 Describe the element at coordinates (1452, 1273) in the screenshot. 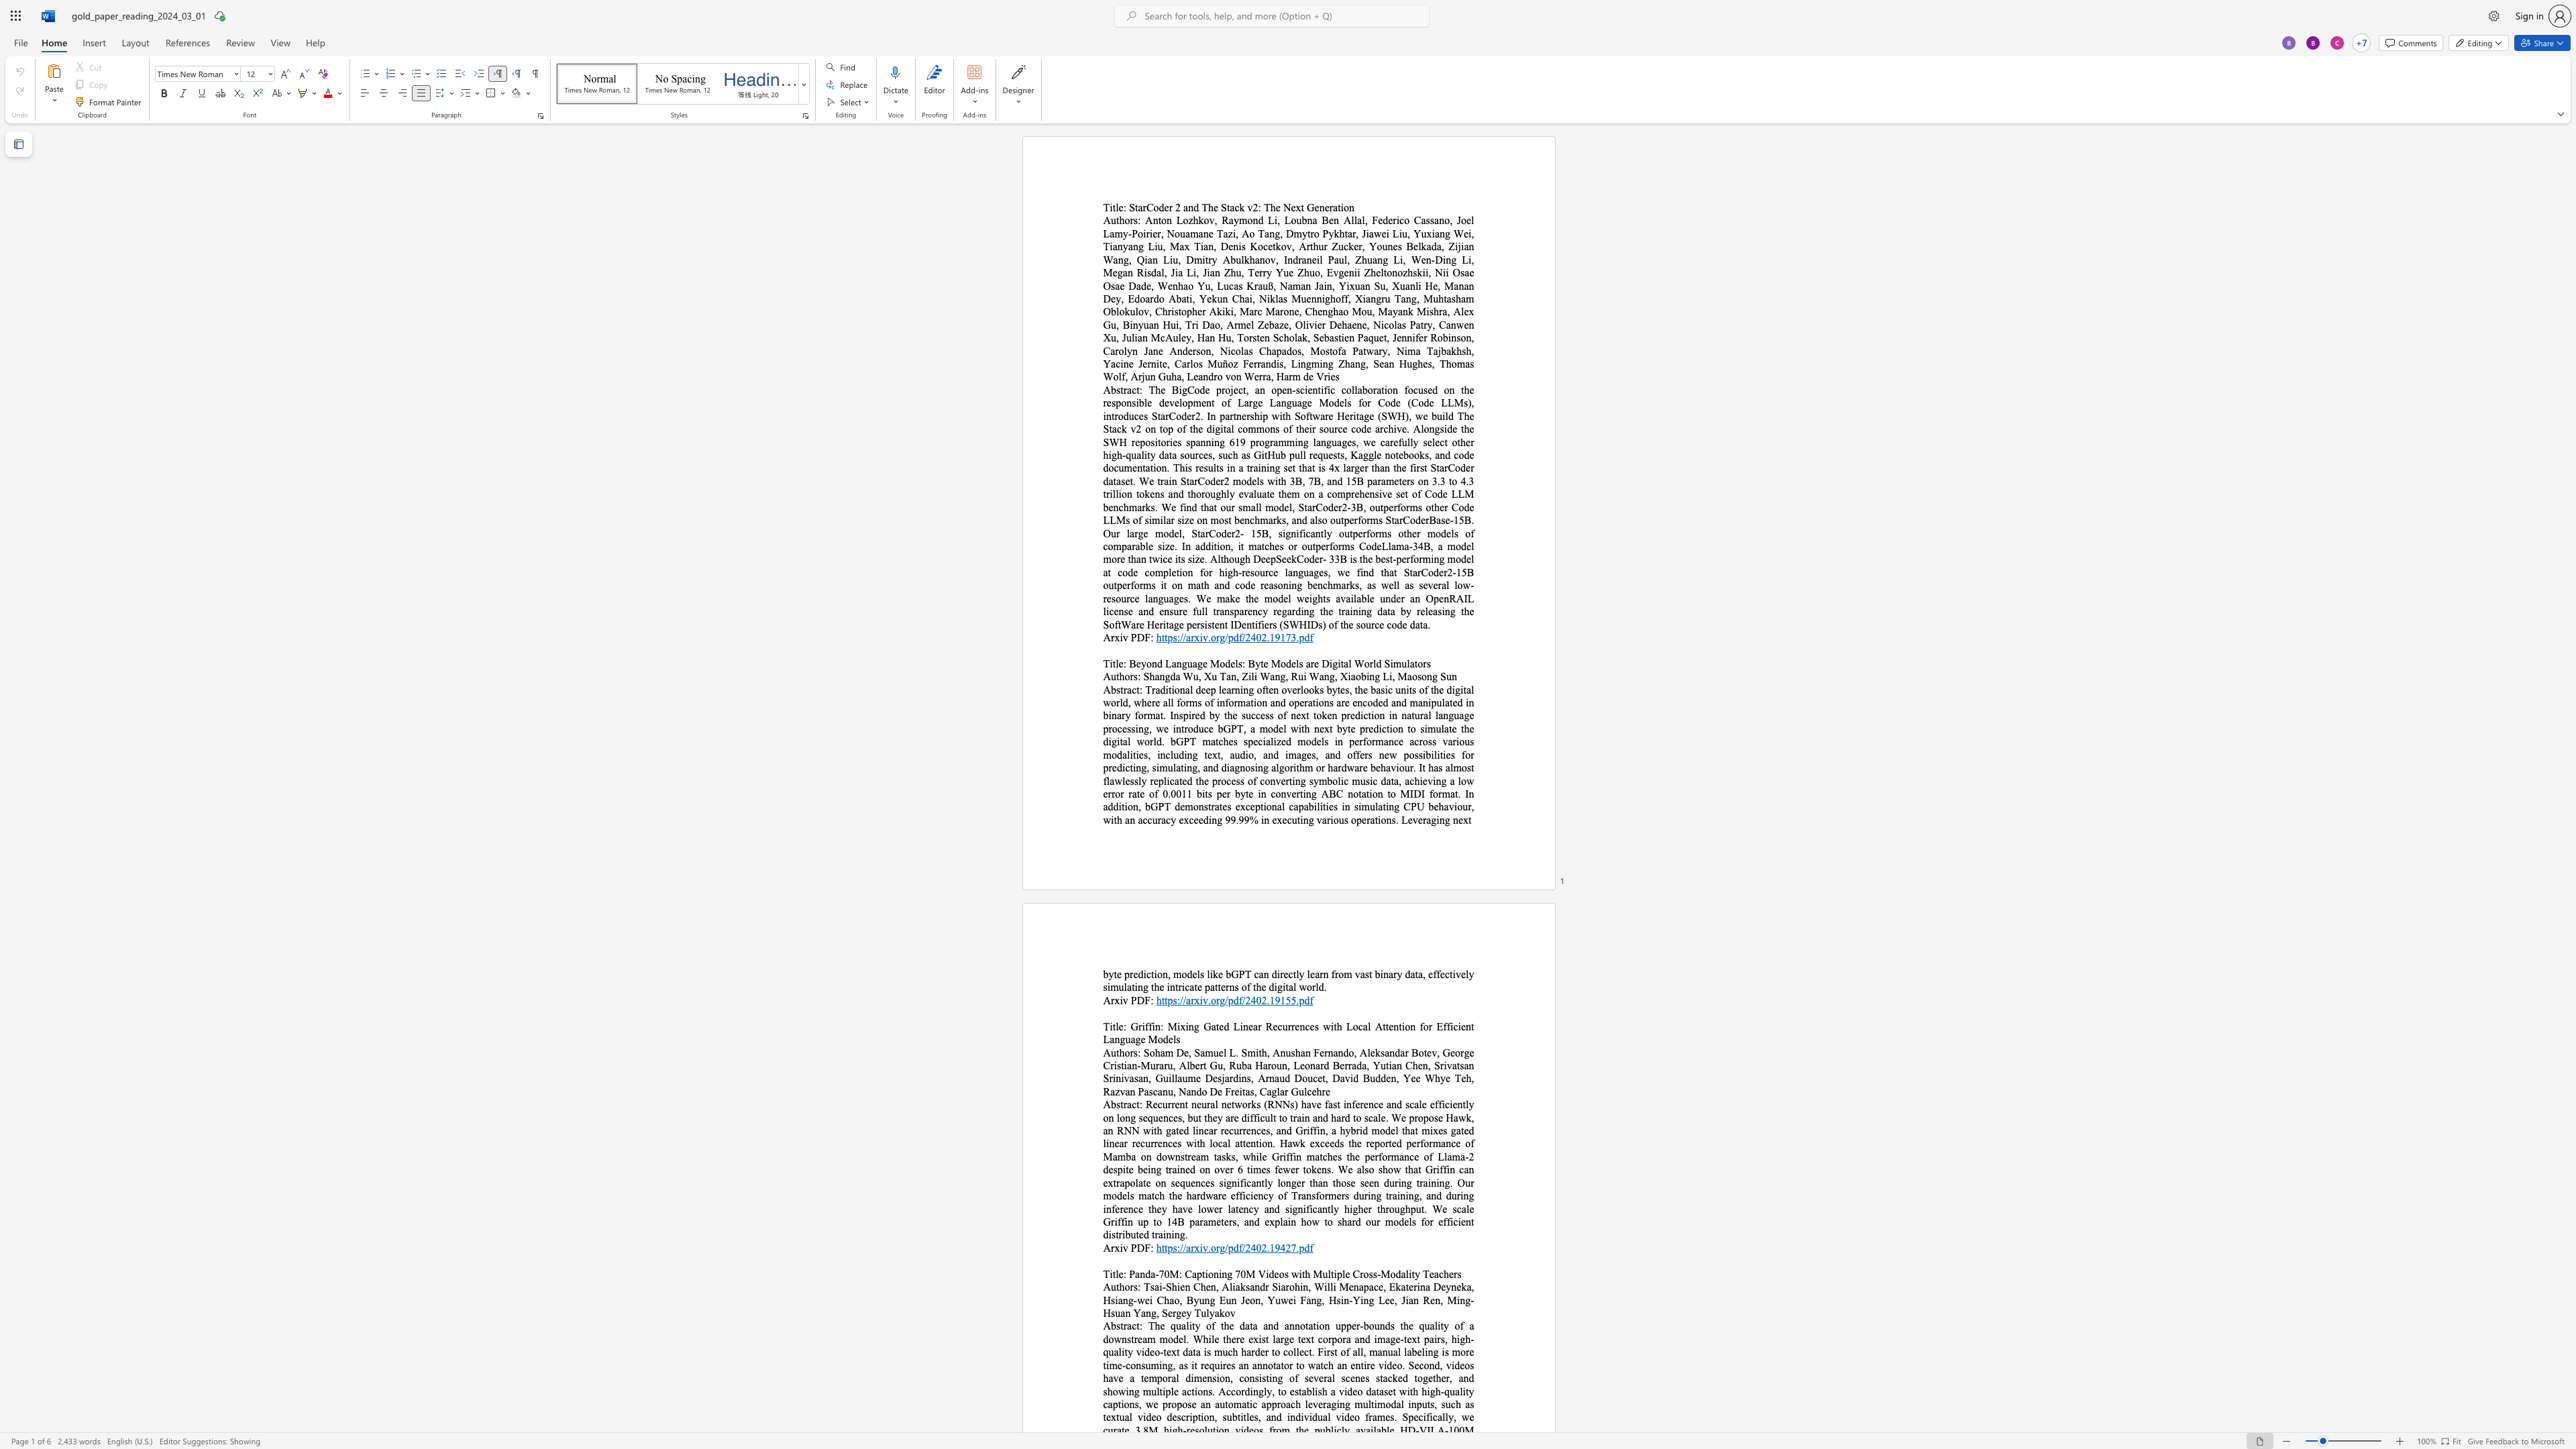

I see `the space between the continuous character "e" and "r" in the text` at that location.